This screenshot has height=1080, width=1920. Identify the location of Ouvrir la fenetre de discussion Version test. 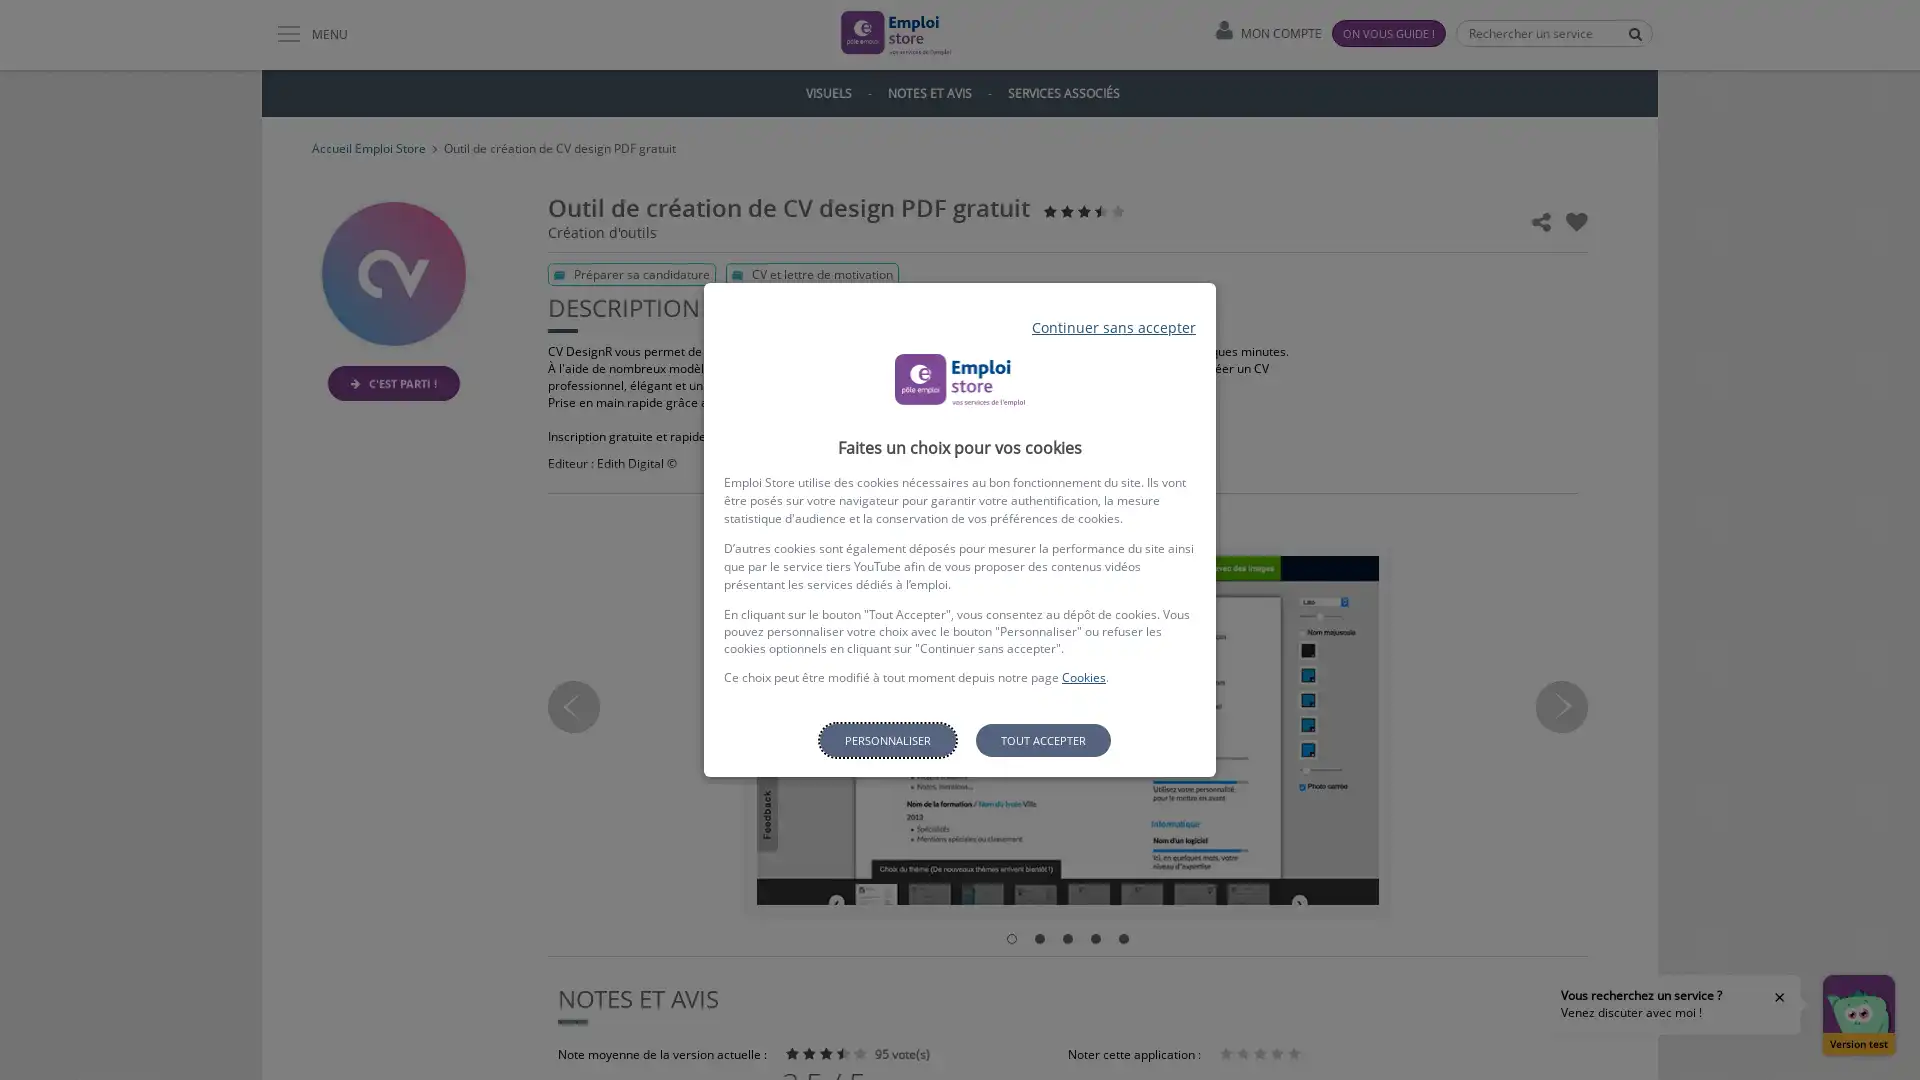
(1857, 1014).